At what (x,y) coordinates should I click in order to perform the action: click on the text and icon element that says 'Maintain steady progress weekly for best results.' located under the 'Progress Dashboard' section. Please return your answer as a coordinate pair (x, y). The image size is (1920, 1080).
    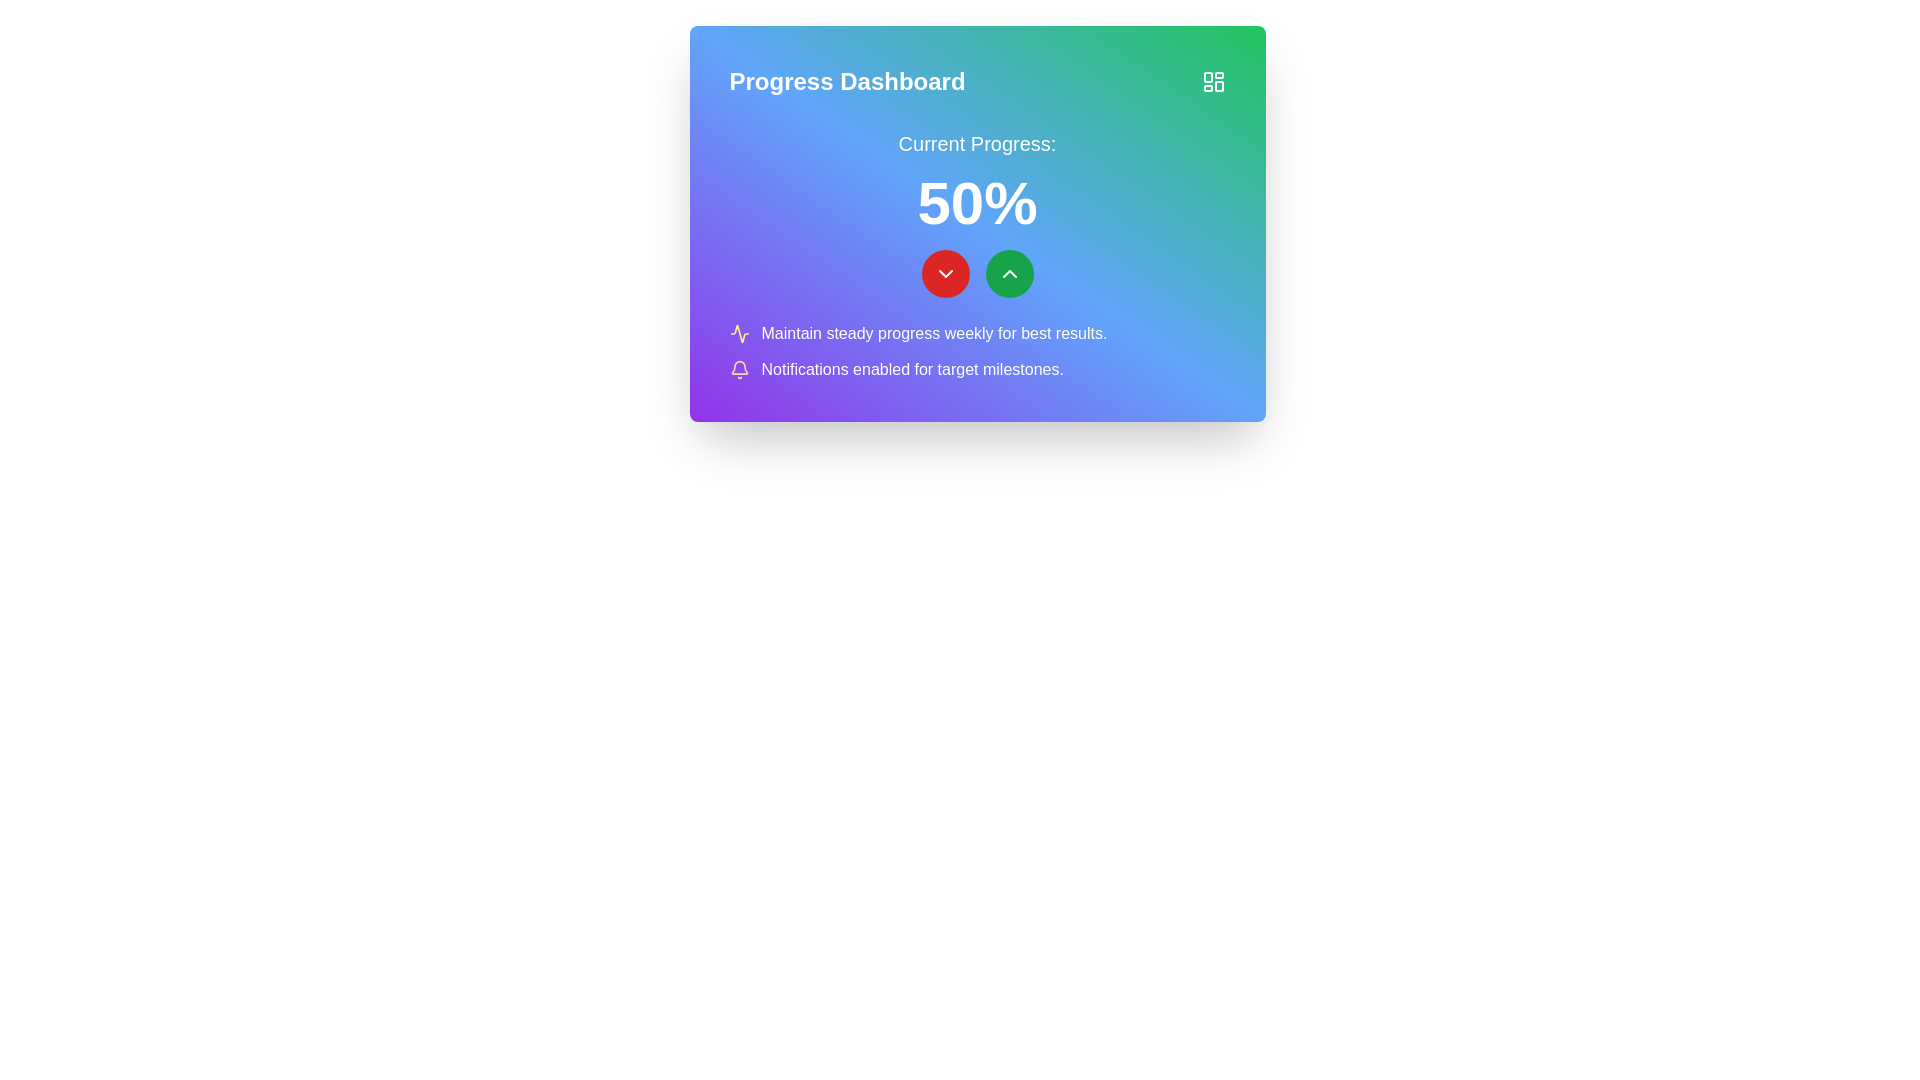
    Looking at the image, I should click on (977, 333).